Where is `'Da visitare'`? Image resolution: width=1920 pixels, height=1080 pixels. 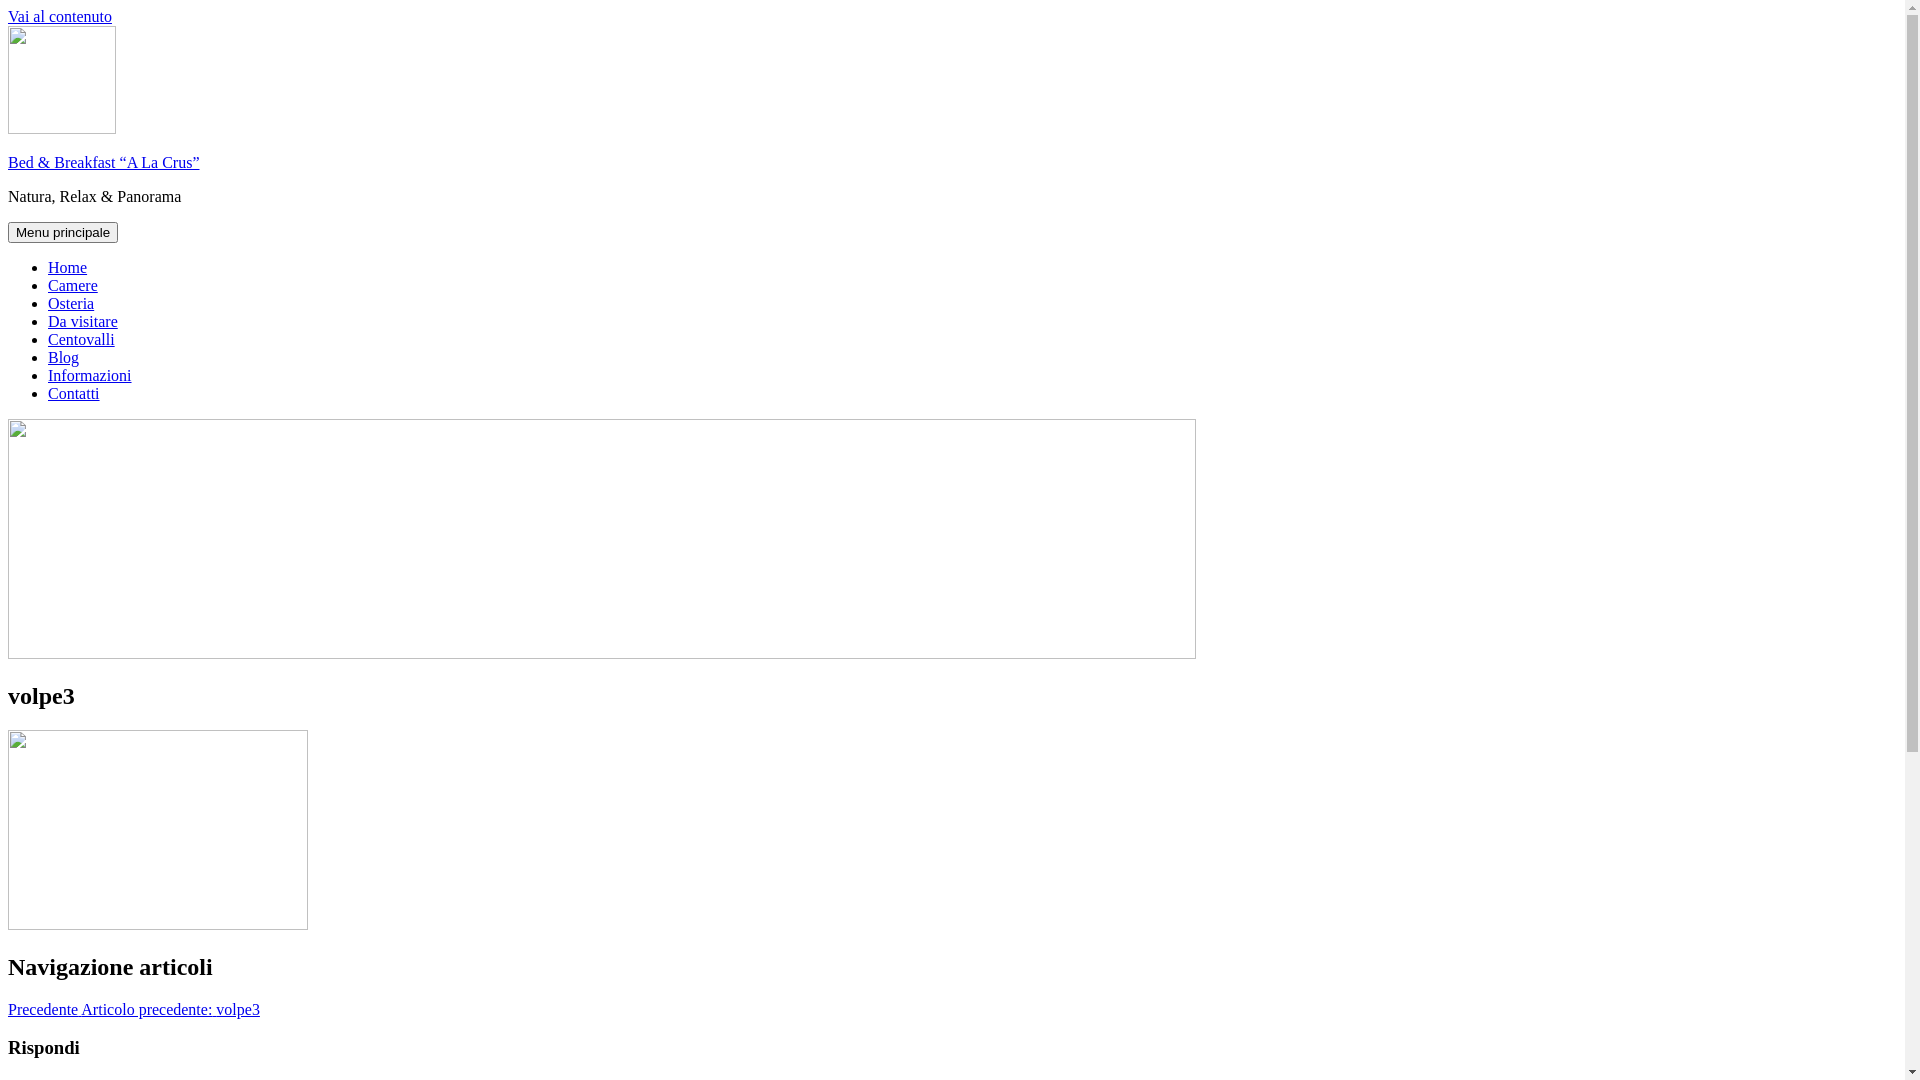 'Da visitare' is located at coordinates (81, 320).